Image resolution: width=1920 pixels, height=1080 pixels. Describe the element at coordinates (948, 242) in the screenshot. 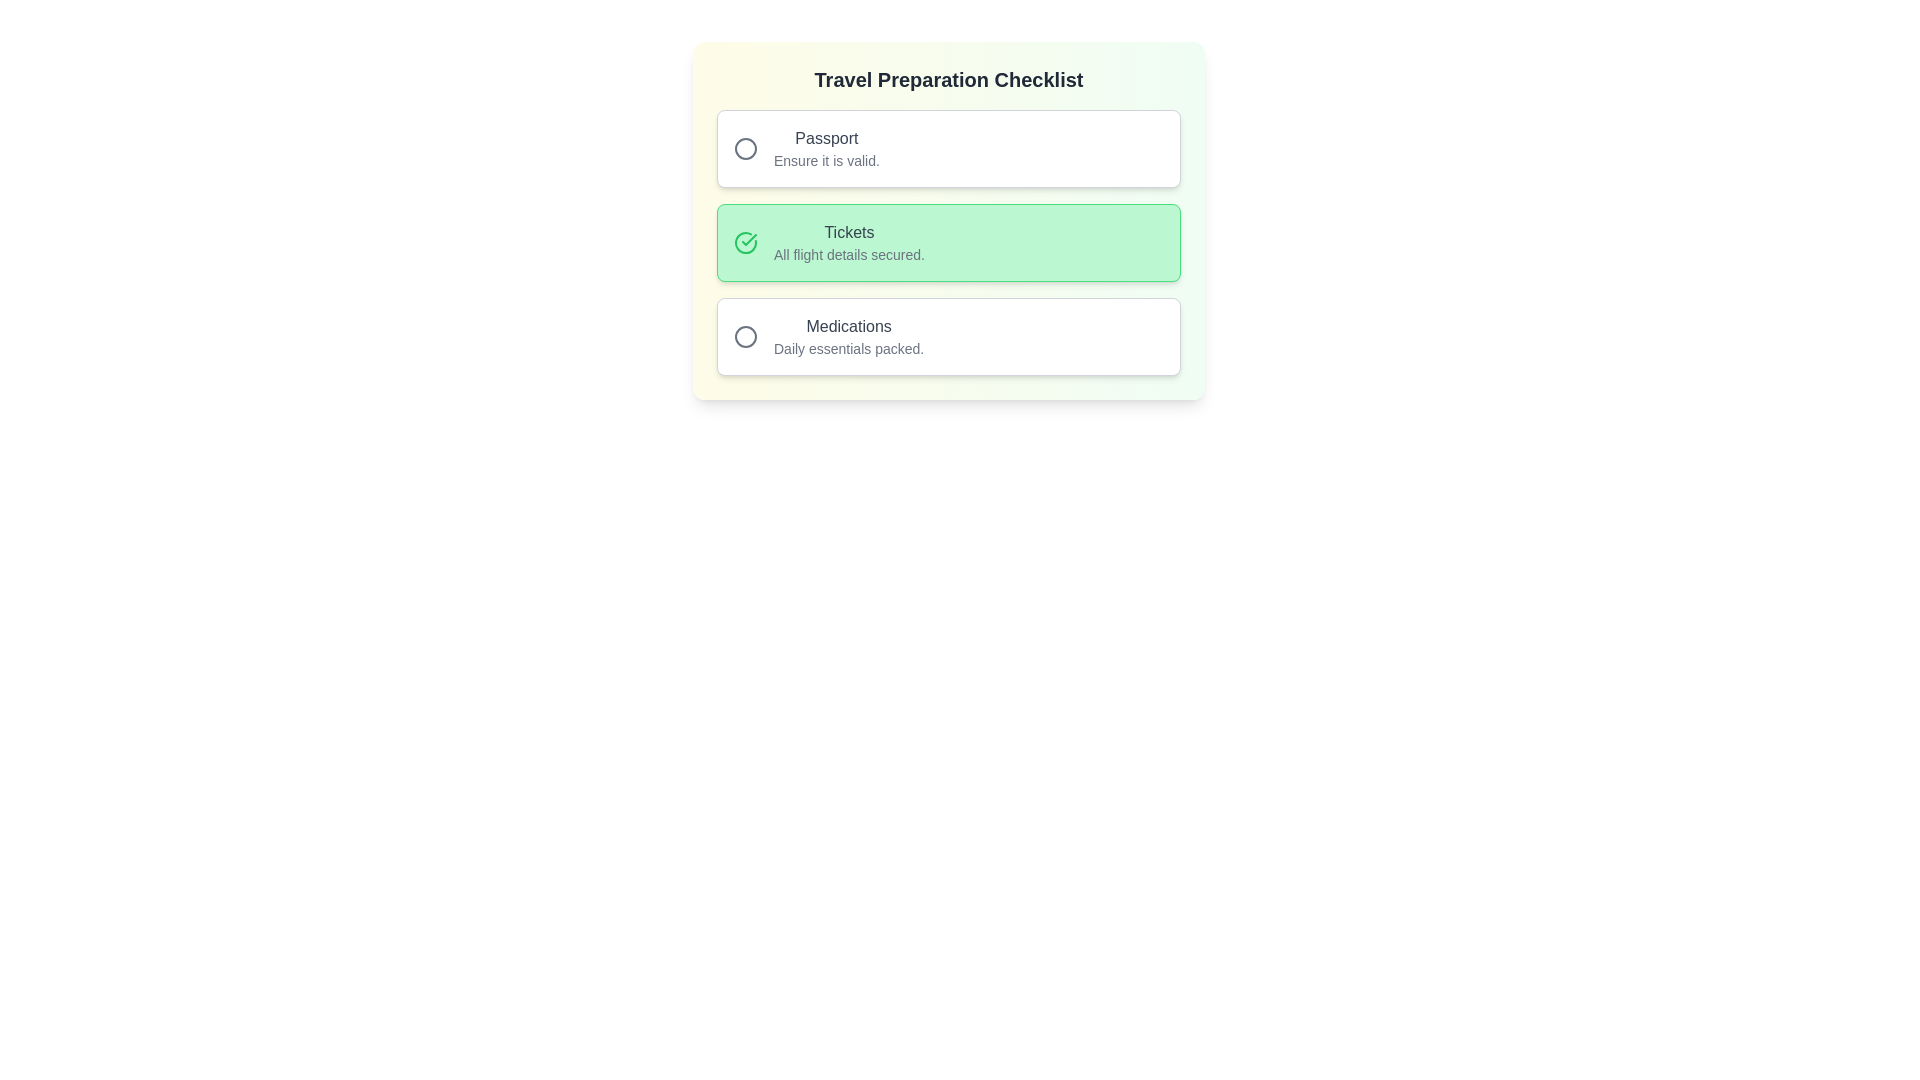

I see `the checkbox for Tickets to toggle its status` at that location.